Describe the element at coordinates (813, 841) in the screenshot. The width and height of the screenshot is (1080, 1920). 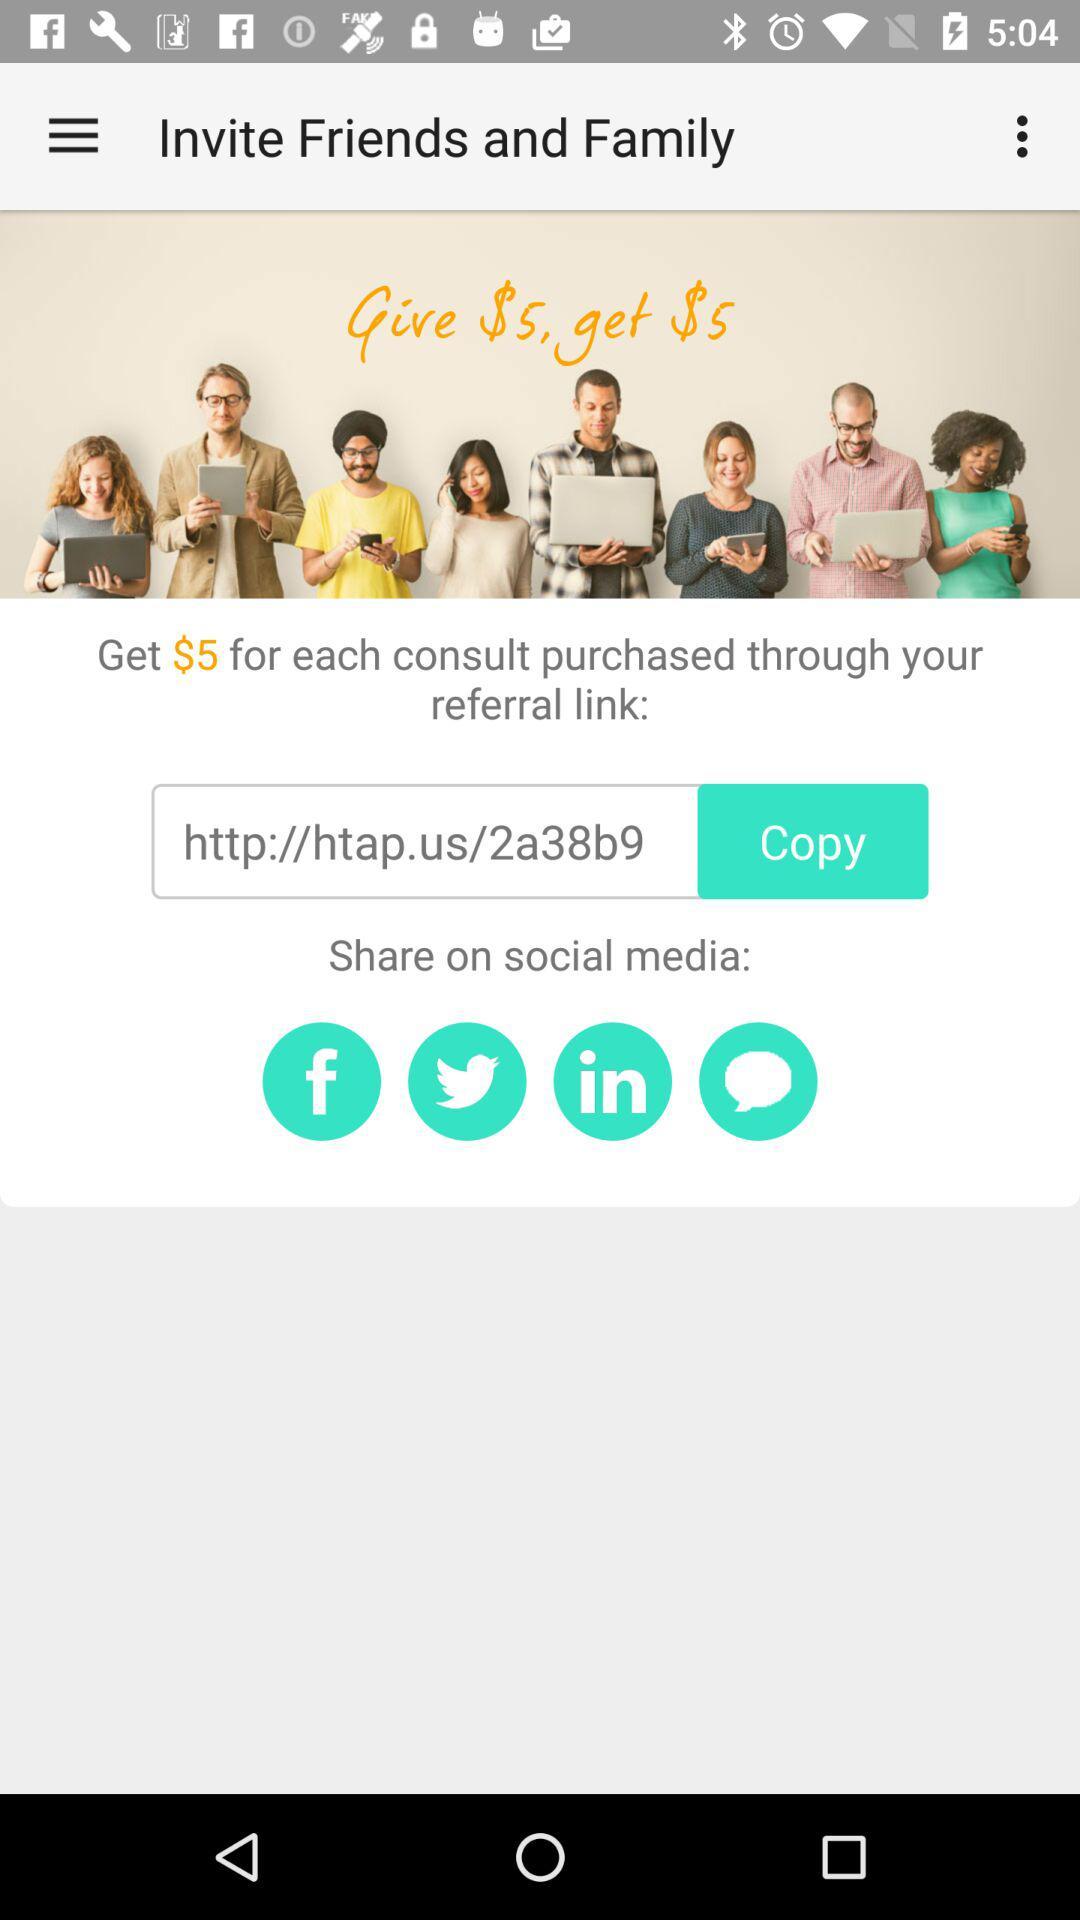
I see `the copy icon` at that location.